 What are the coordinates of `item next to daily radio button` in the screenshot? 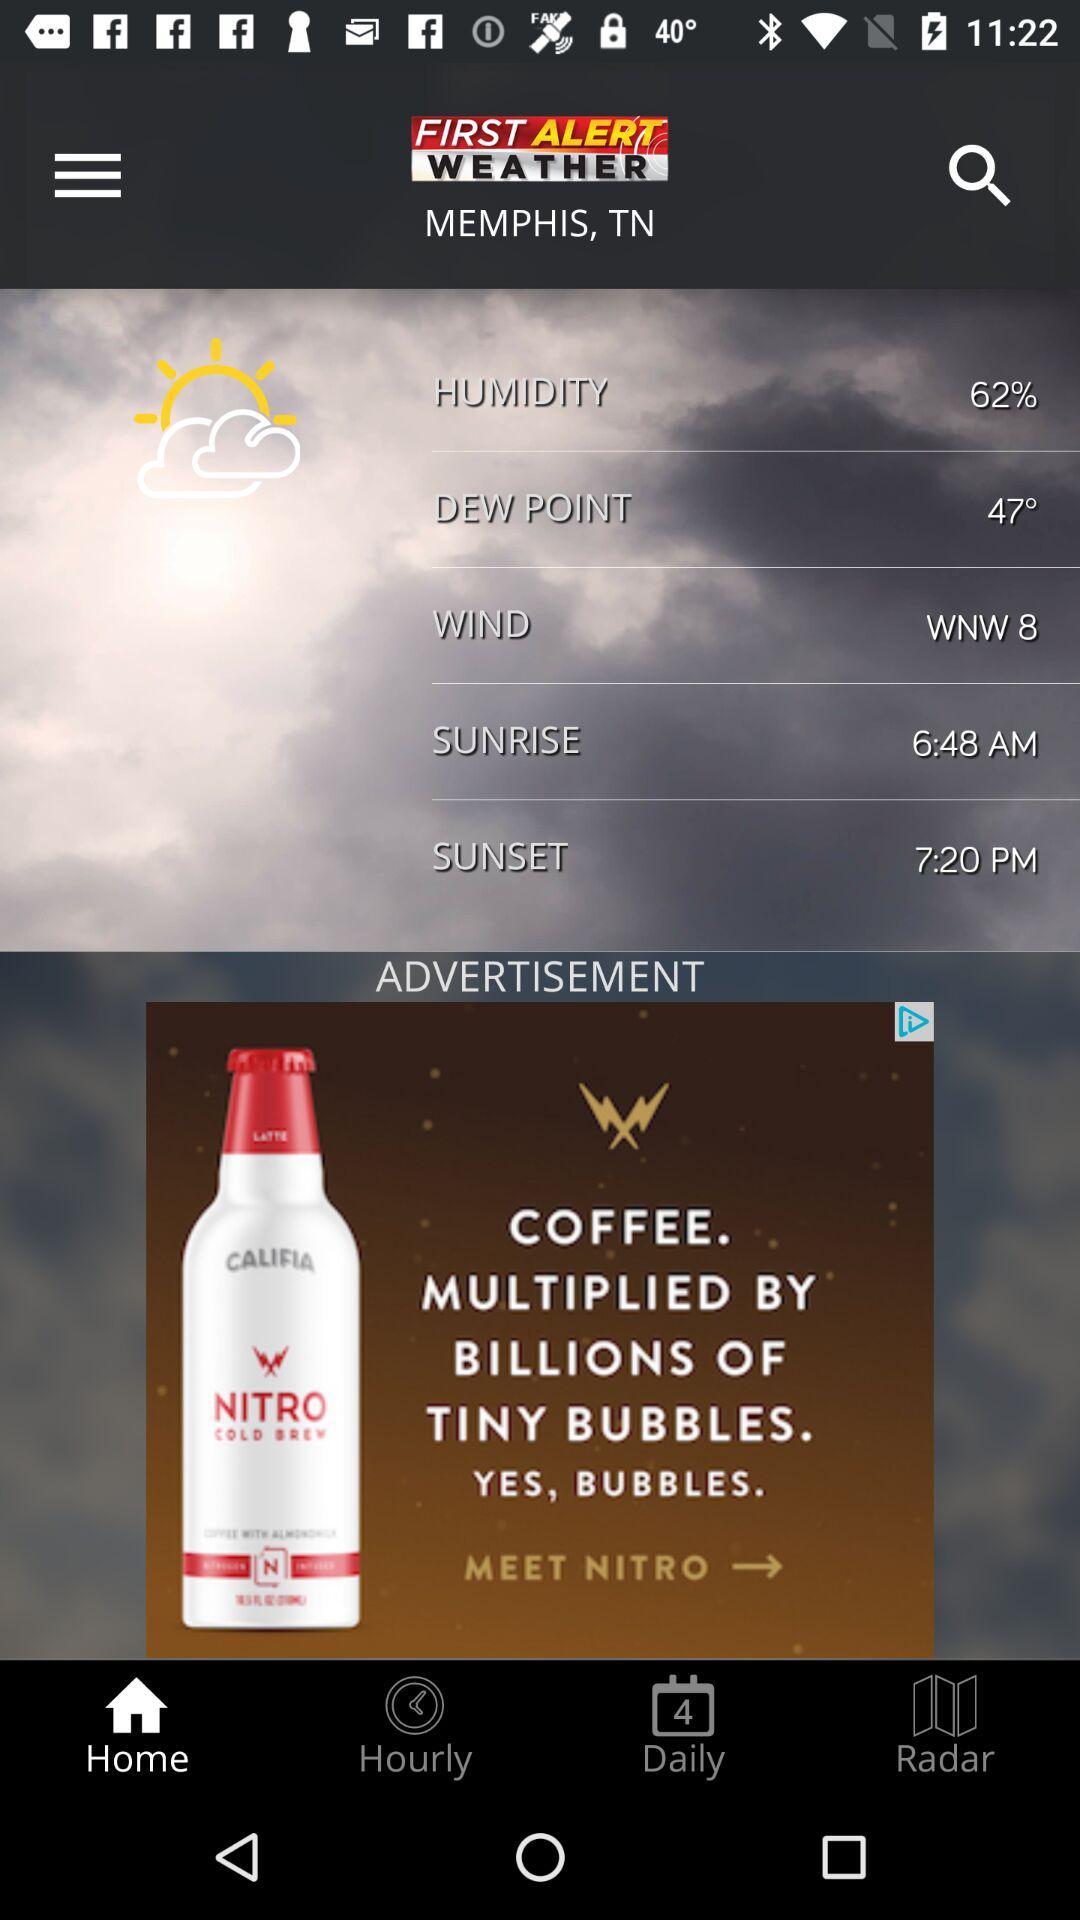 It's located at (945, 1726).